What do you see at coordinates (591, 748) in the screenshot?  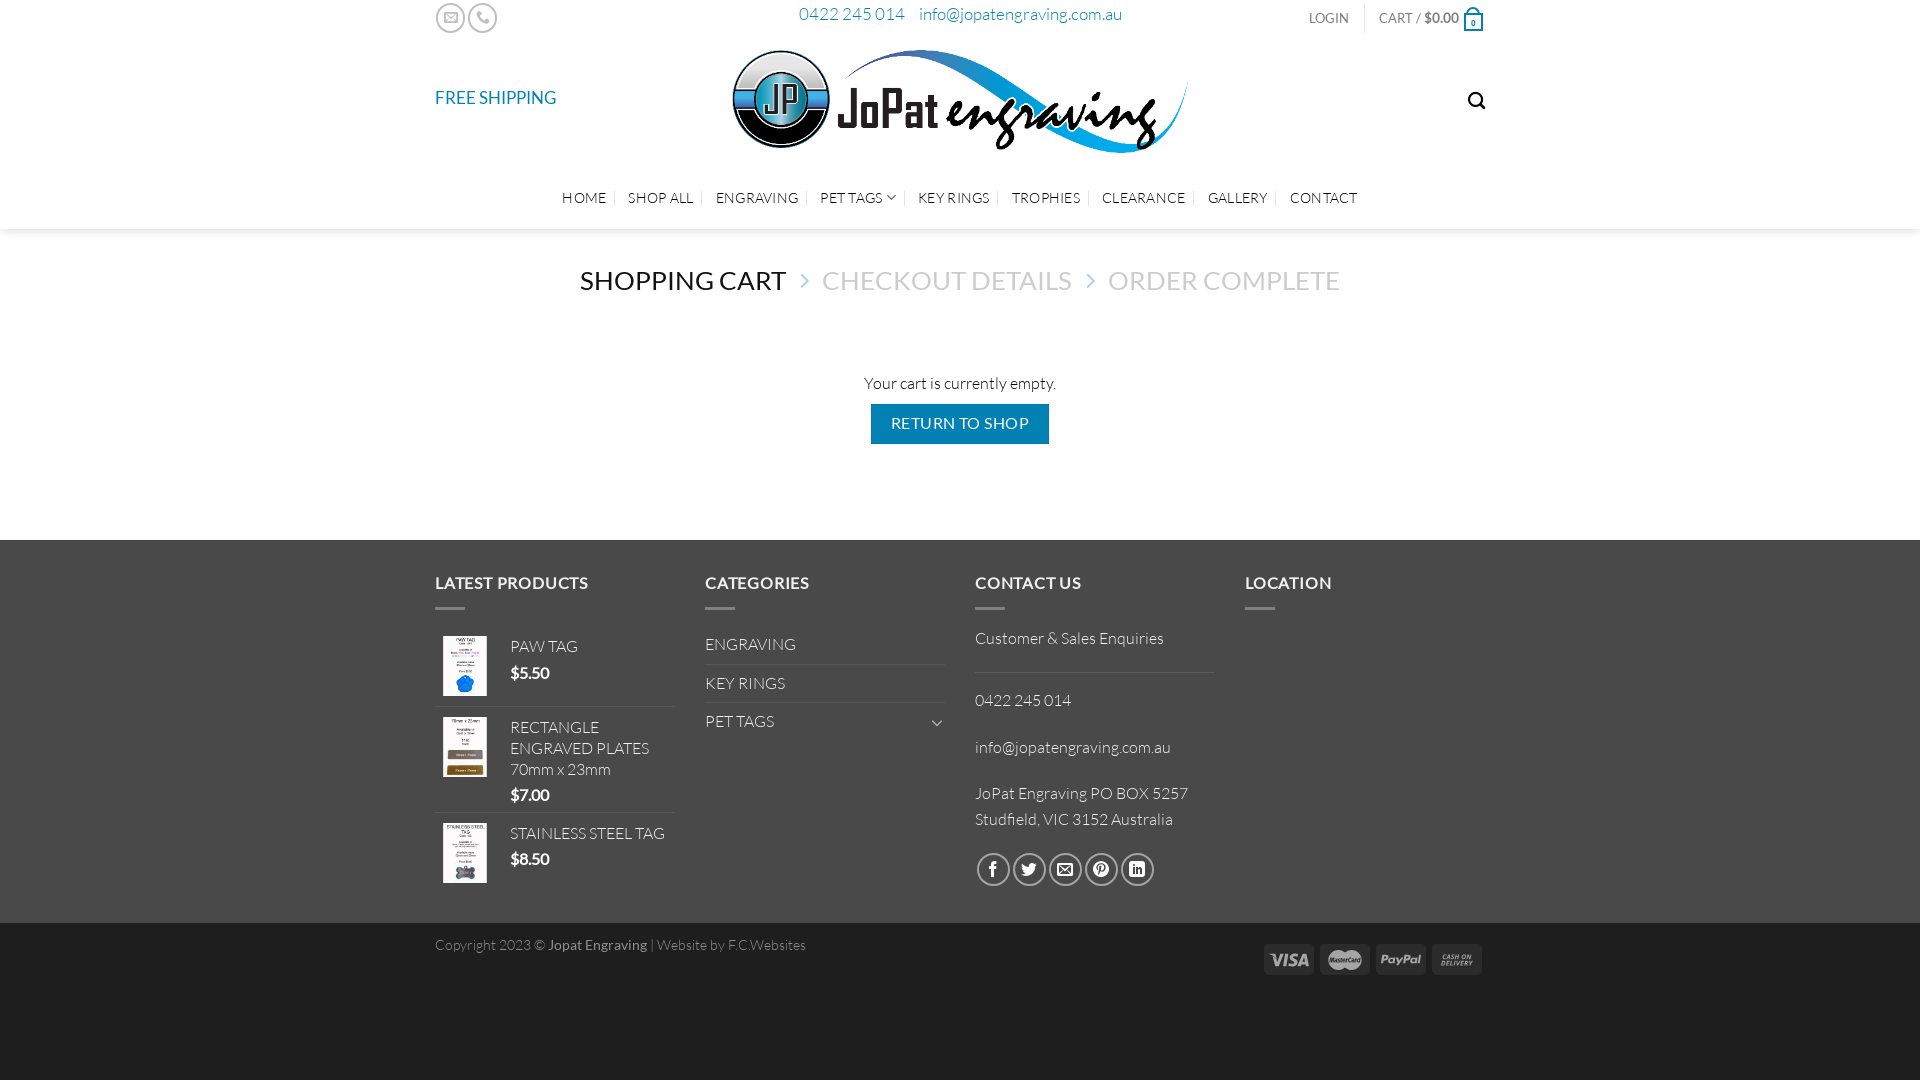 I see `'RECTANGLE ENGRAVED PLATES 70mm x 23mm'` at bounding box center [591, 748].